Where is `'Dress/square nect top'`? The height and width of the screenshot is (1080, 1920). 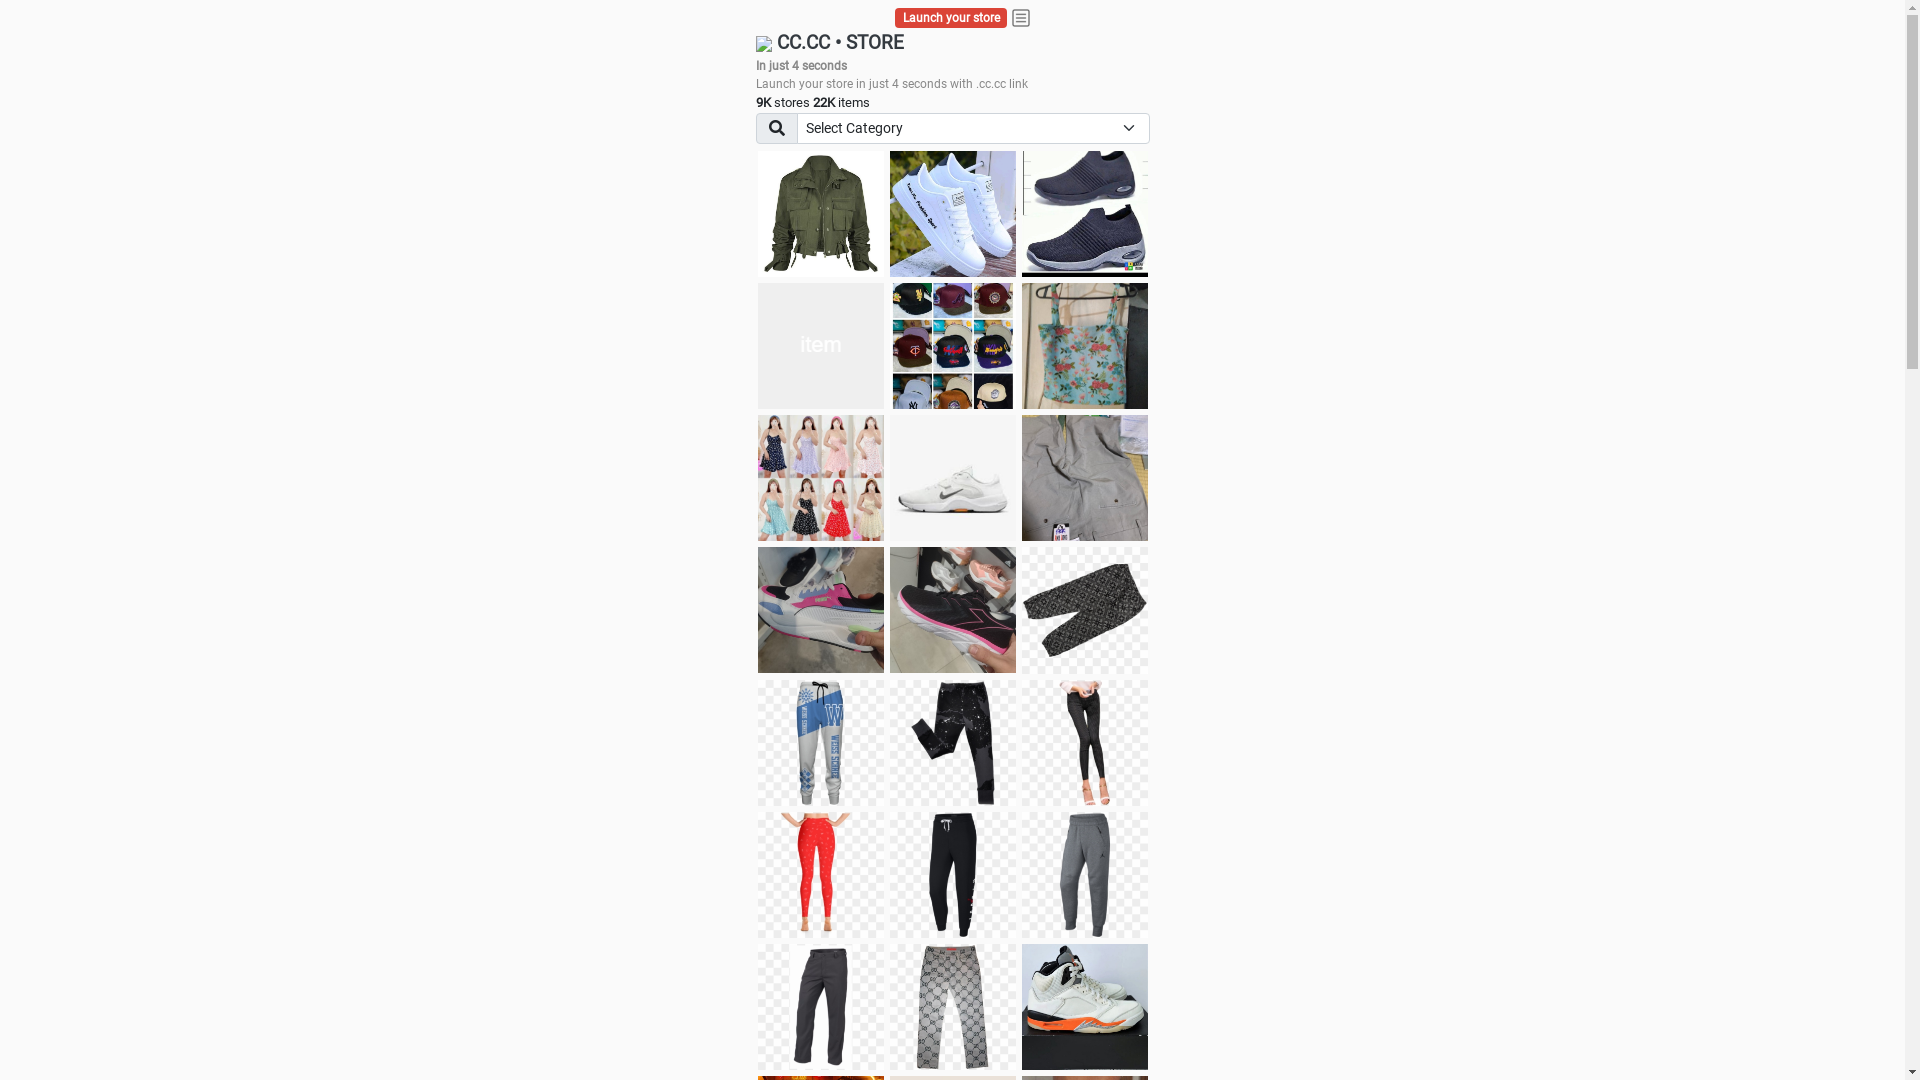
'Dress/square nect top' is located at coordinates (757, 478).